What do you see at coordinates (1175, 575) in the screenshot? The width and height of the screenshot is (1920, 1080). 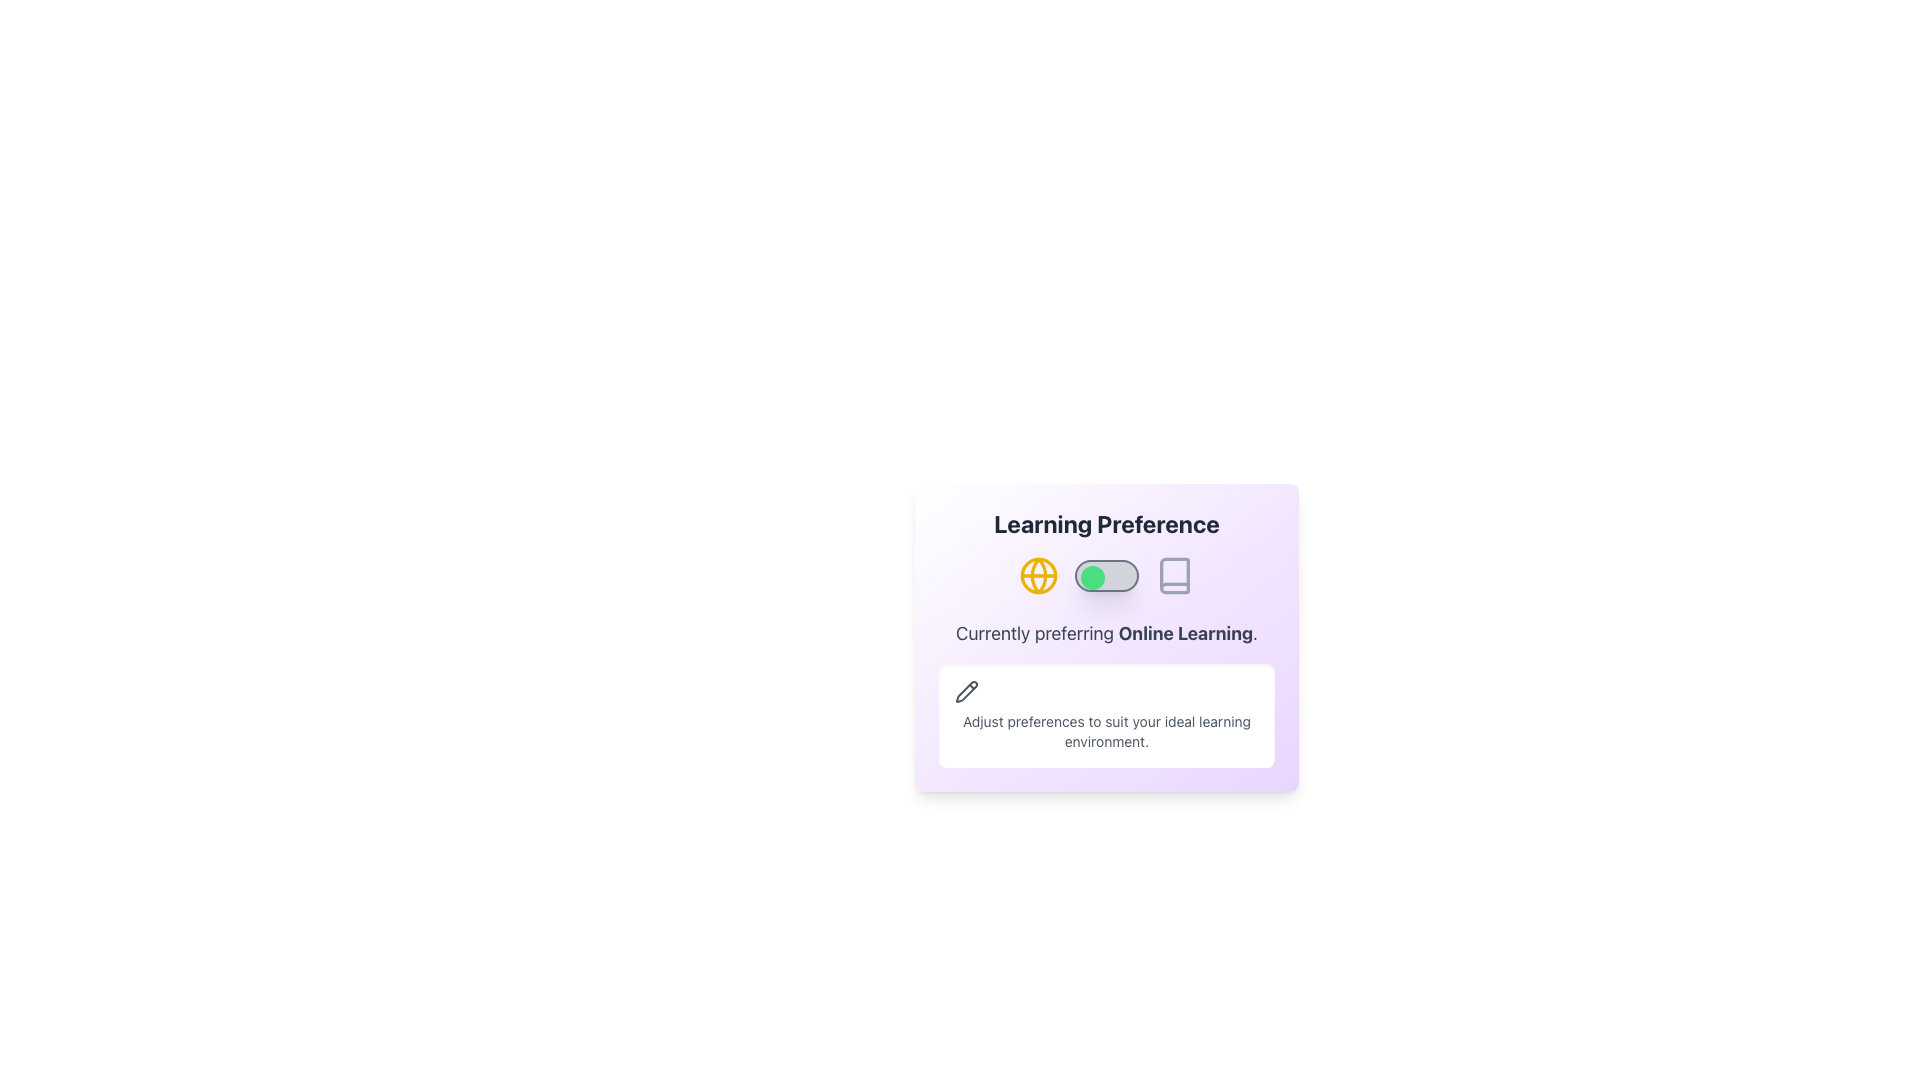 I see `the vector graphic icon of a book, which is the third icon in a horizontal row inside the 'Learning Preference' card` at bounding box center [1175, 575].